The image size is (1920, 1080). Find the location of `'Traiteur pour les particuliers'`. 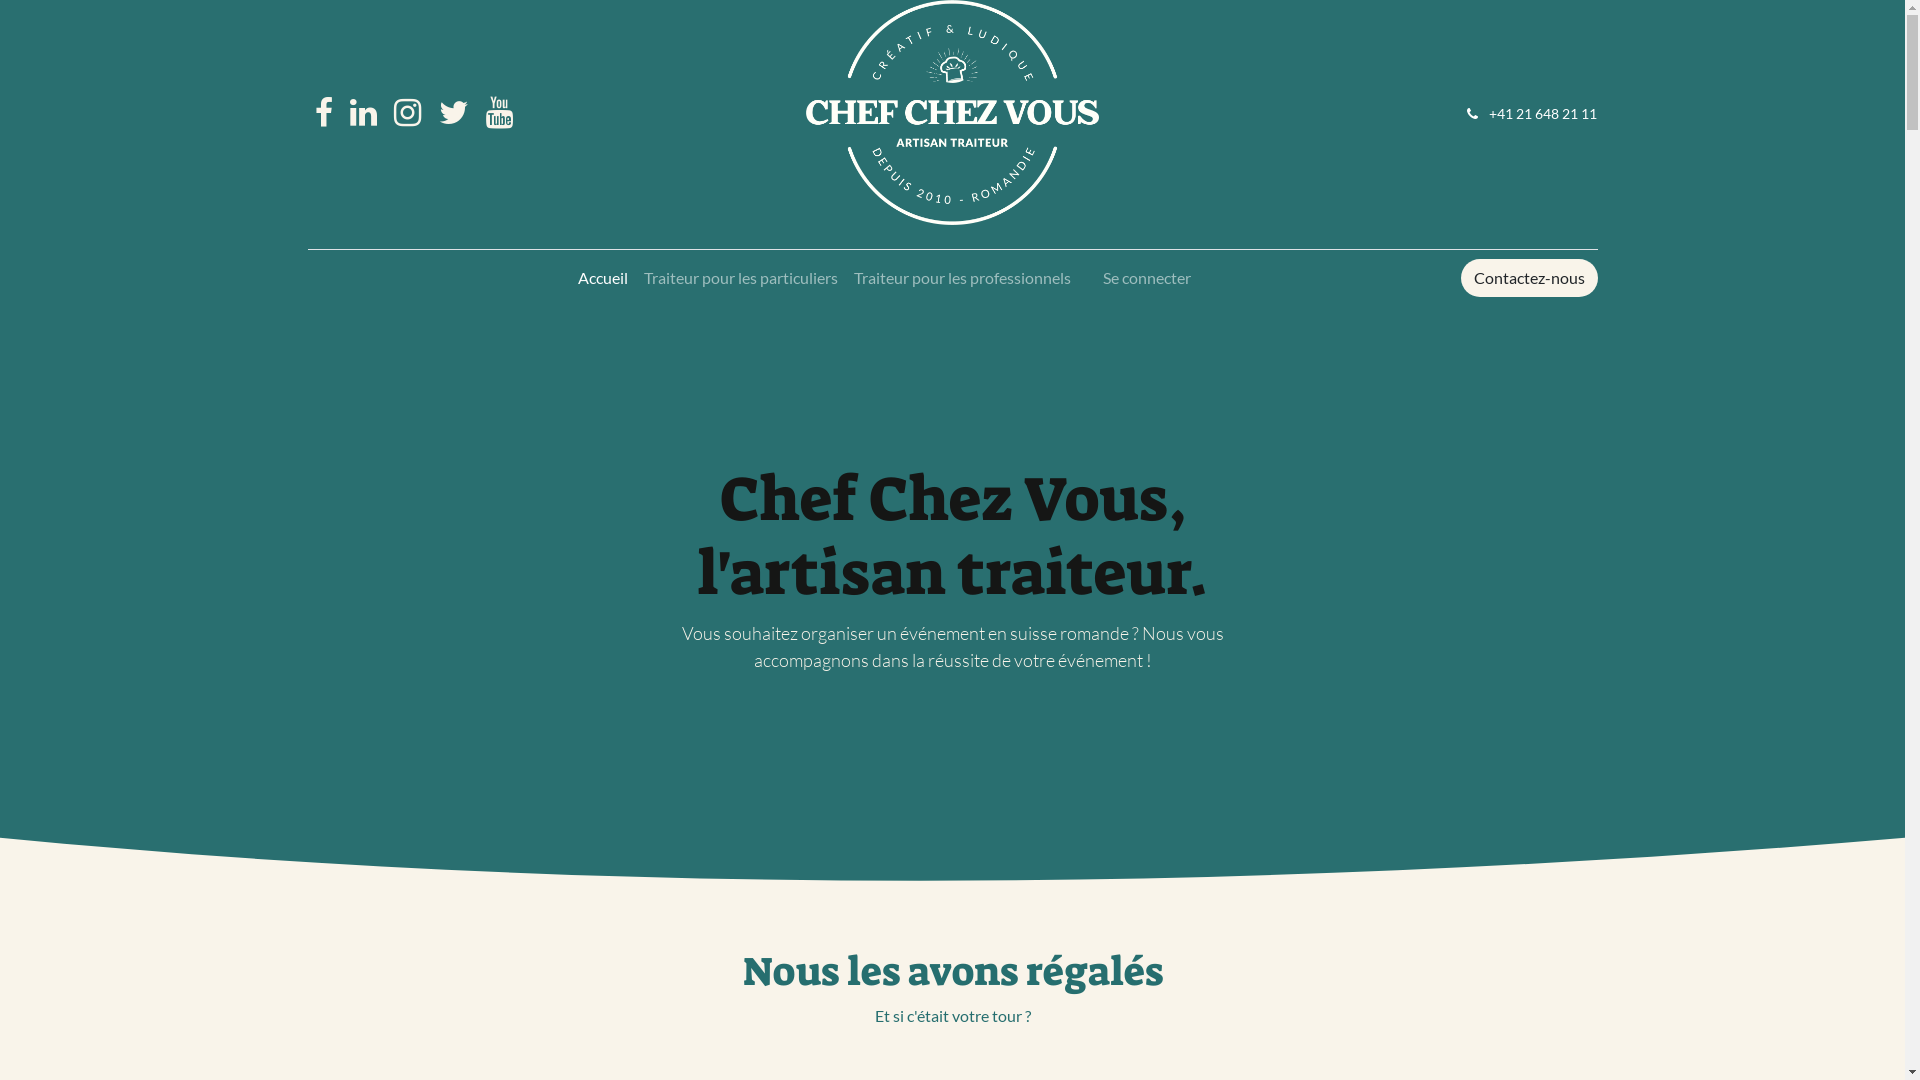

'Traiteur pour les particuliers' is located at coordinates (634, 277).